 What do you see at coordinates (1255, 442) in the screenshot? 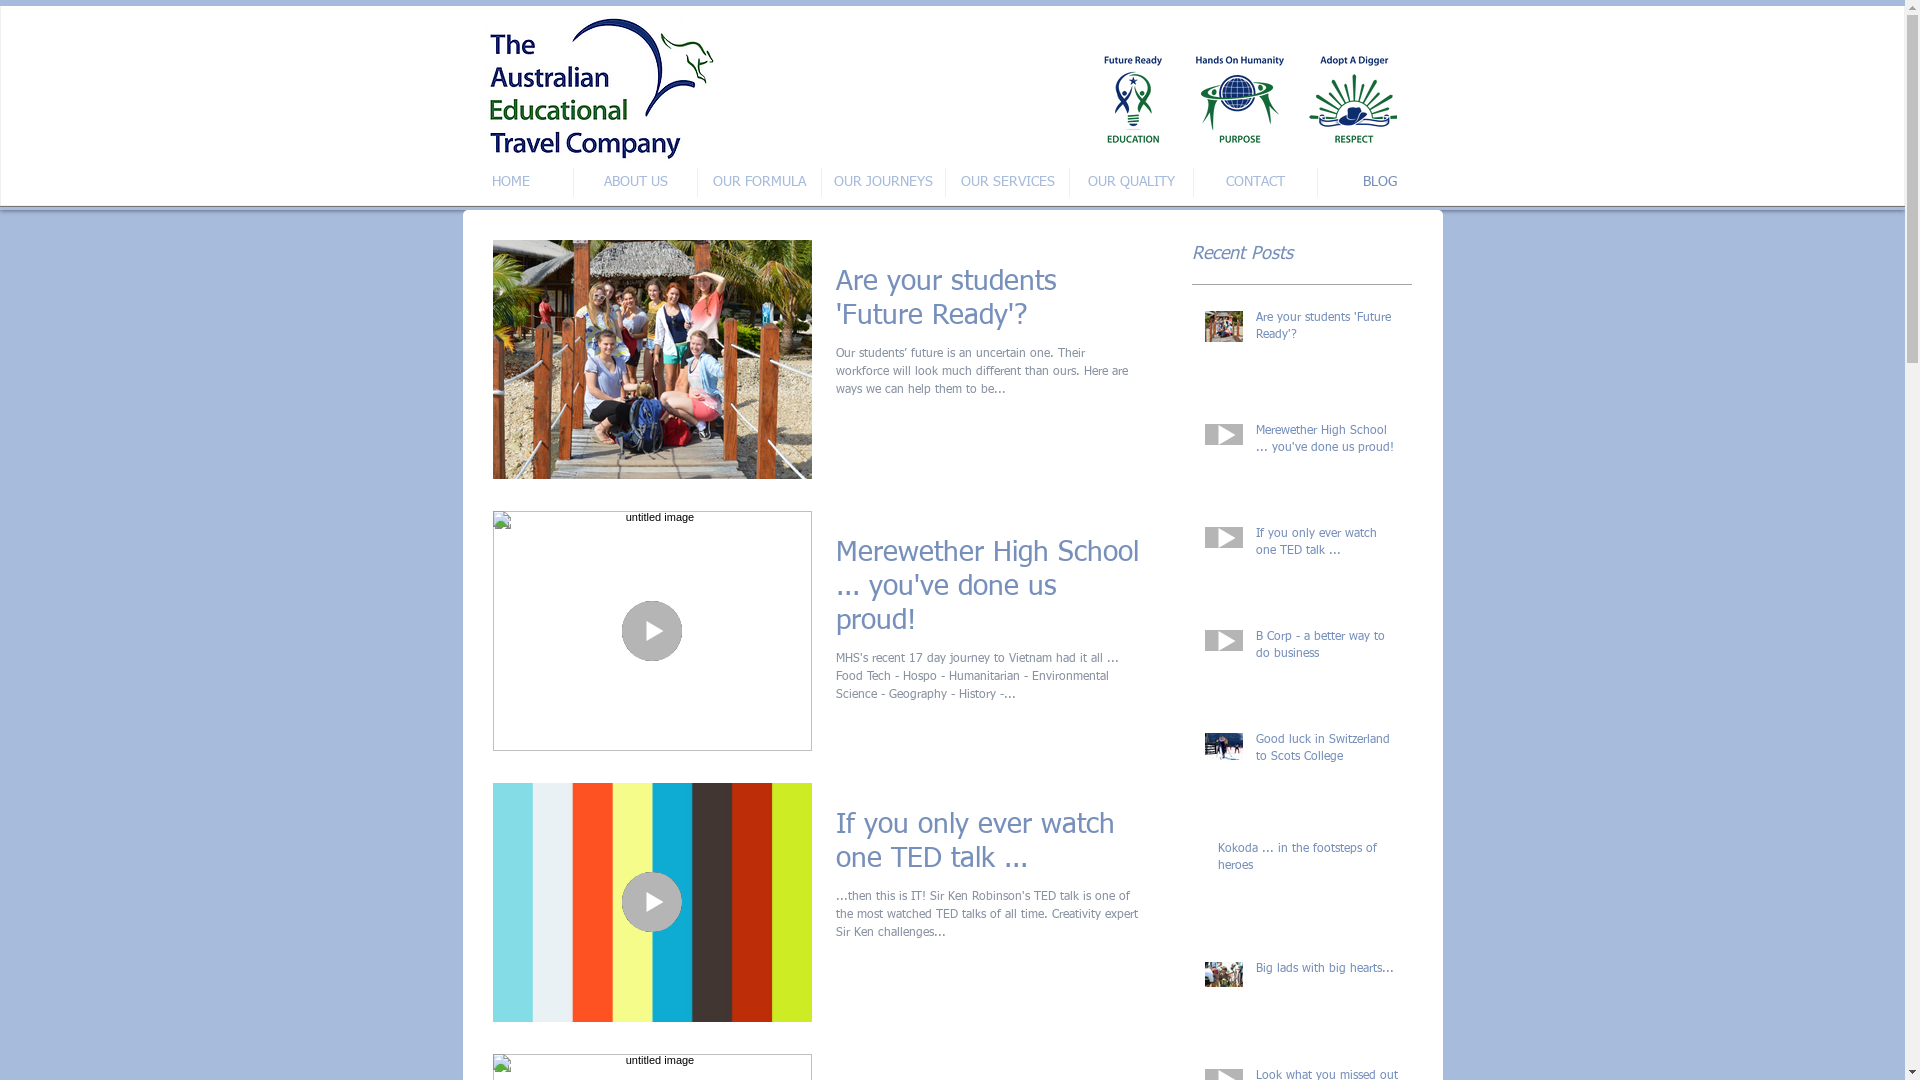
I see `'Merewether High School ... you've done us proud!'` at bounding box center [1255, 442].